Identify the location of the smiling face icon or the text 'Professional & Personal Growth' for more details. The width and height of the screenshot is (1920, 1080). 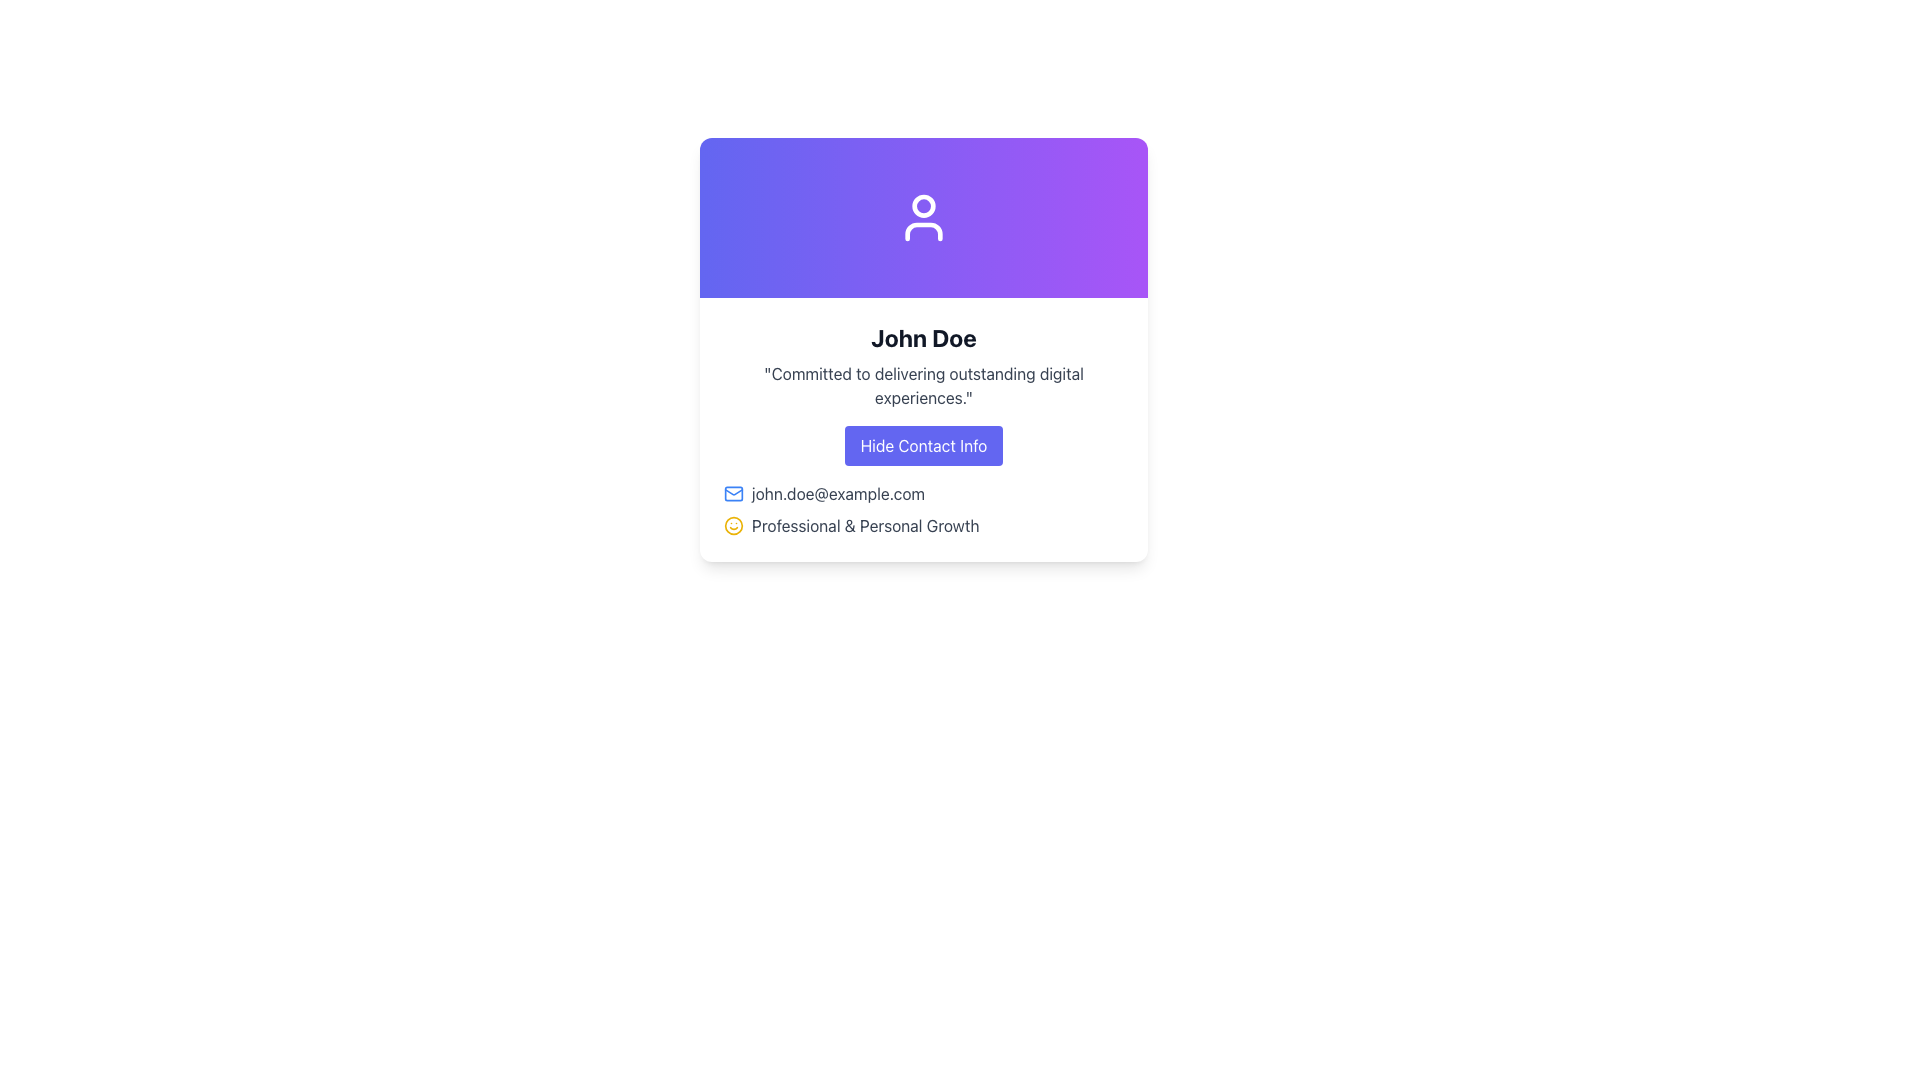
(923, 524).